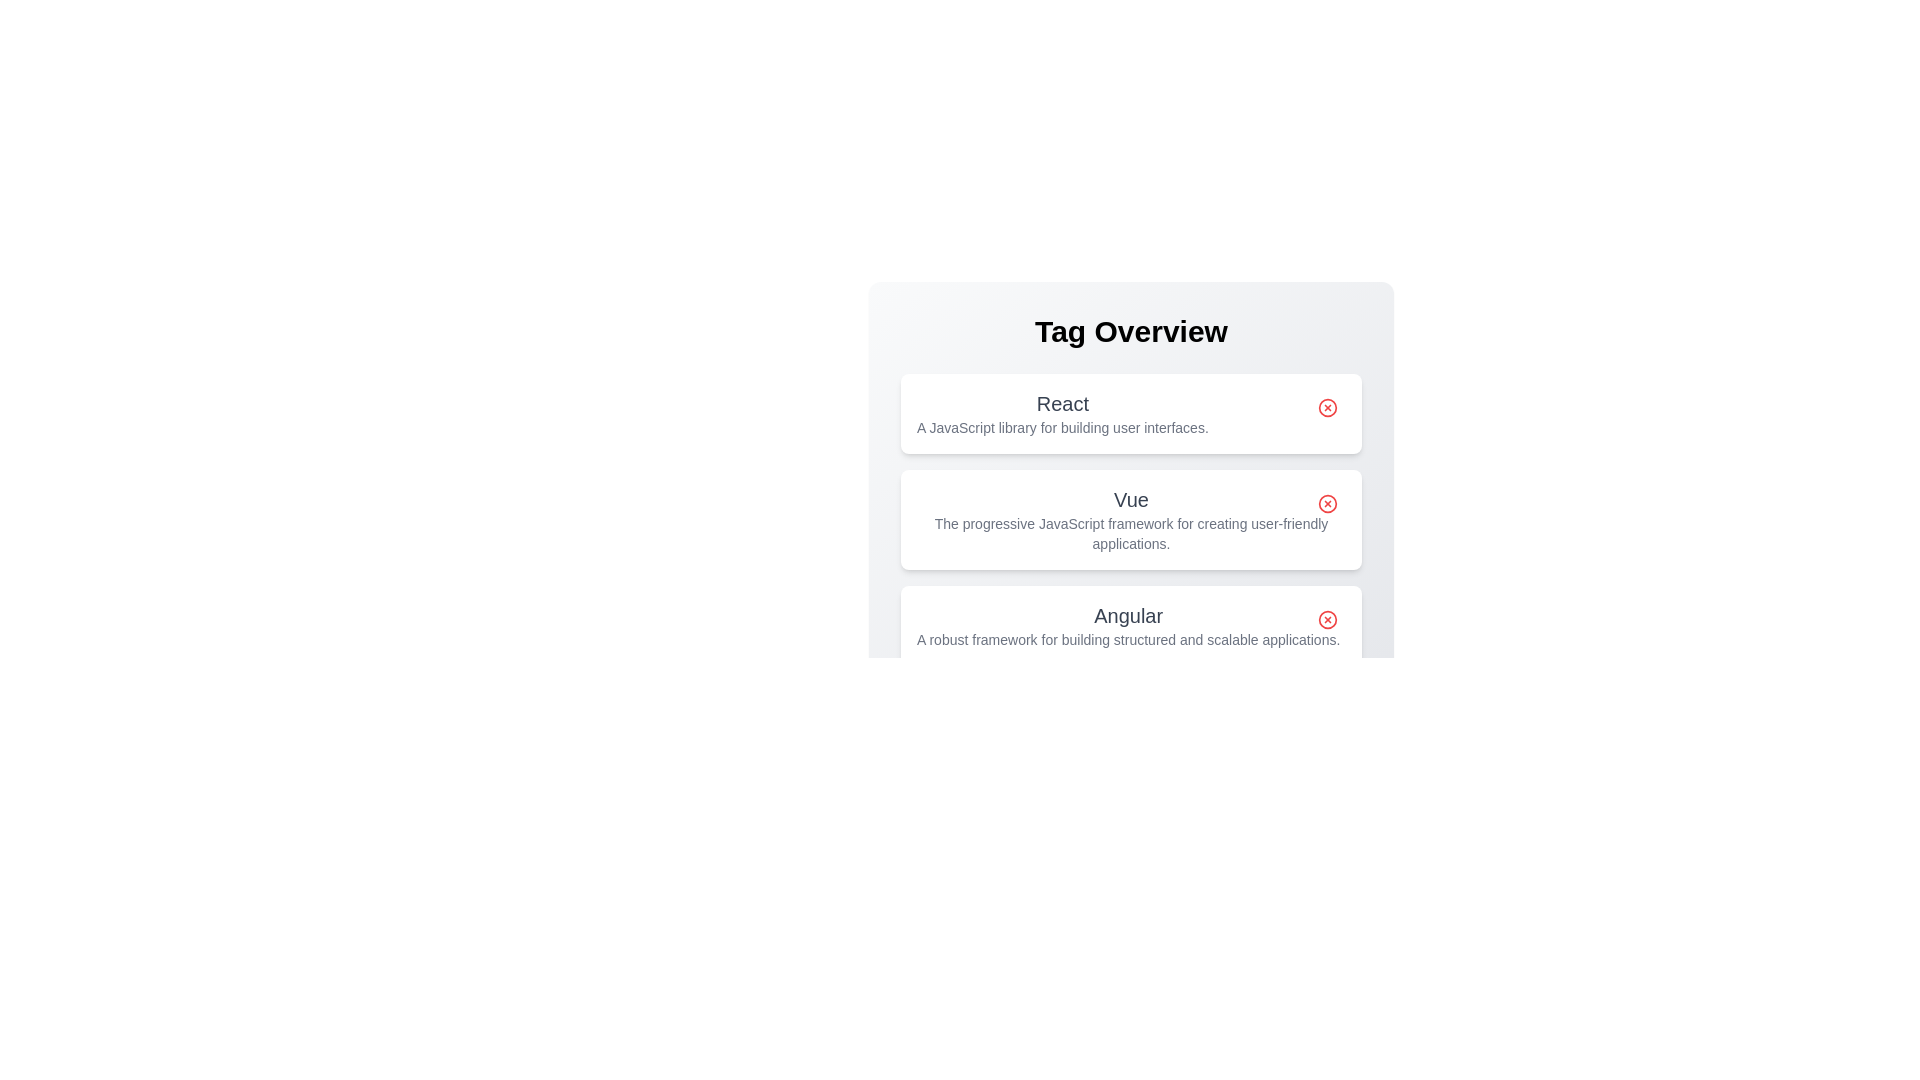  What do you see at coordinates (1328, 407) in the screenshot?
I see `close button on the tag labeled React` at bounding box center [1328, 407].